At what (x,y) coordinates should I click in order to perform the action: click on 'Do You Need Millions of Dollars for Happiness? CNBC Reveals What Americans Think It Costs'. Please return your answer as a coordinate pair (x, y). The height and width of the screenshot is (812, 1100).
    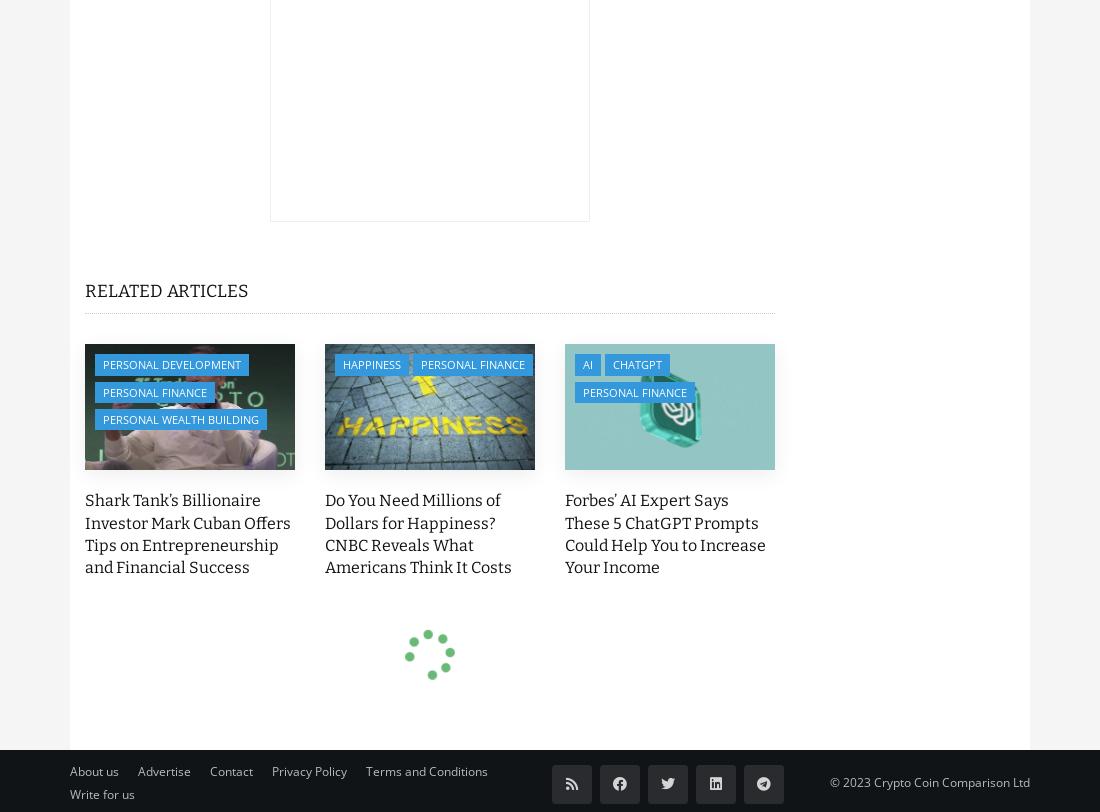
    Looking at the image, I should click on (324, 533).